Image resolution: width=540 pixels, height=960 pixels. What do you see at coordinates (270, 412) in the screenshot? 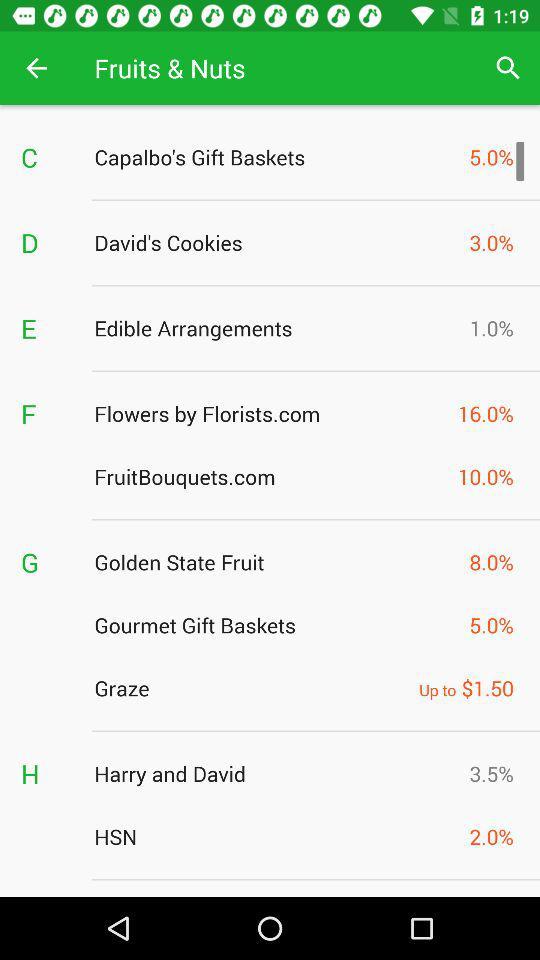
I see `the icon to the left of the 16.0% icon` at bounding box center [270, 412].